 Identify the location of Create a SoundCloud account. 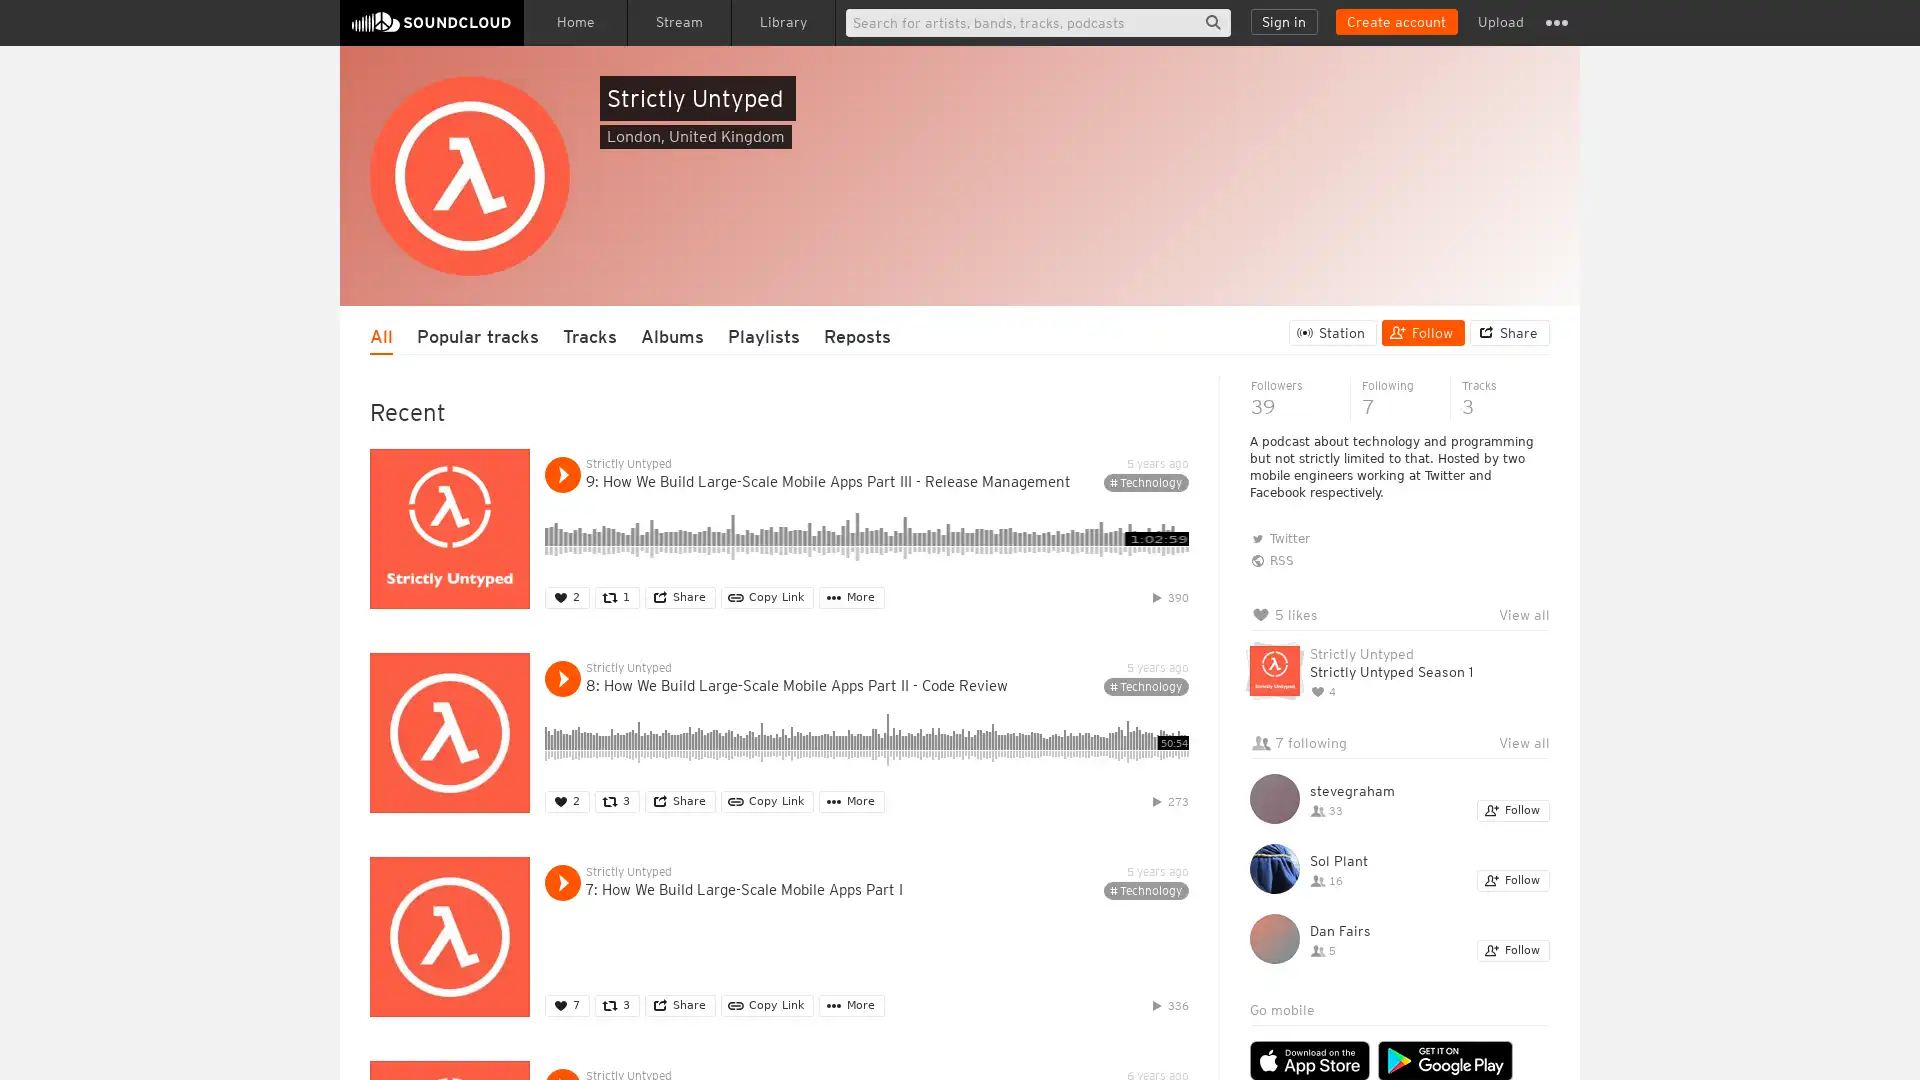
(1395, 22).